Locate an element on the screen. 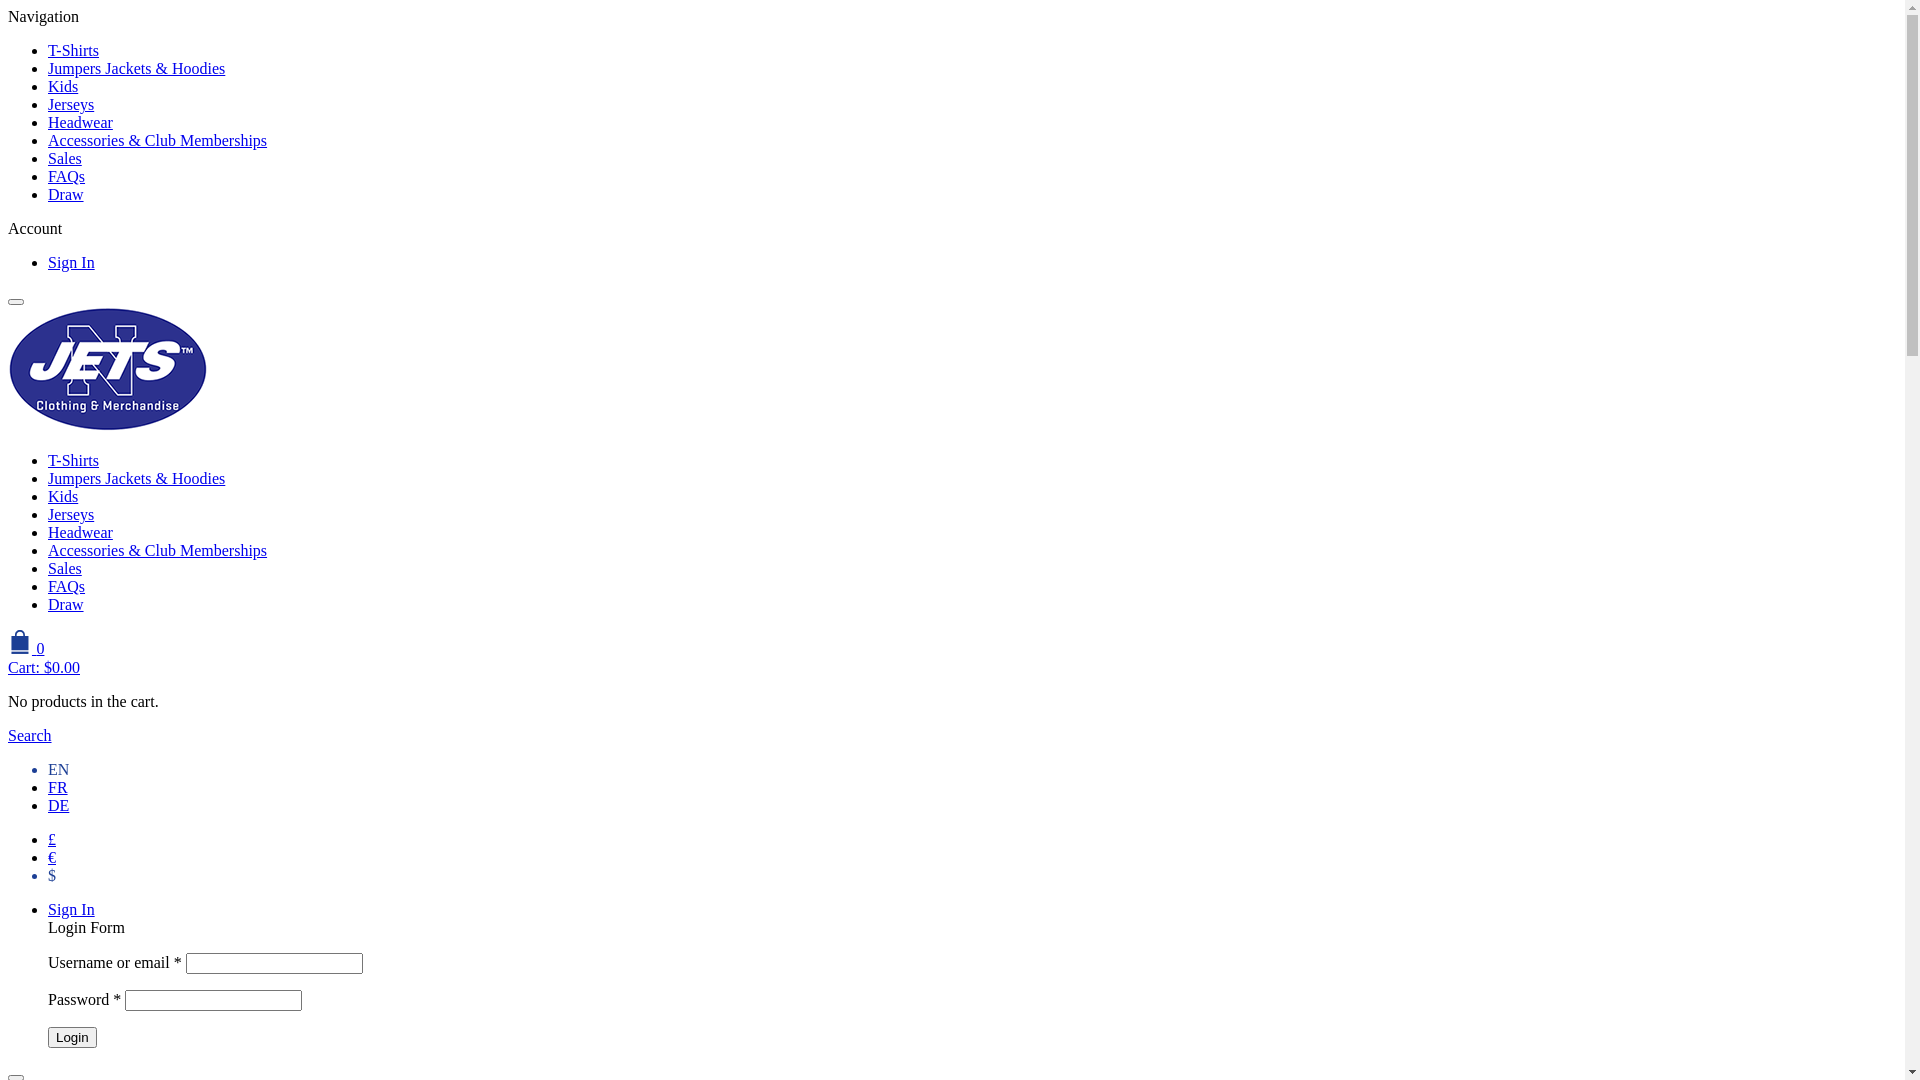 Image resolution: width=1920 pixels, height=1080 pixels. 'DE' is located at coordinates (58, 804).